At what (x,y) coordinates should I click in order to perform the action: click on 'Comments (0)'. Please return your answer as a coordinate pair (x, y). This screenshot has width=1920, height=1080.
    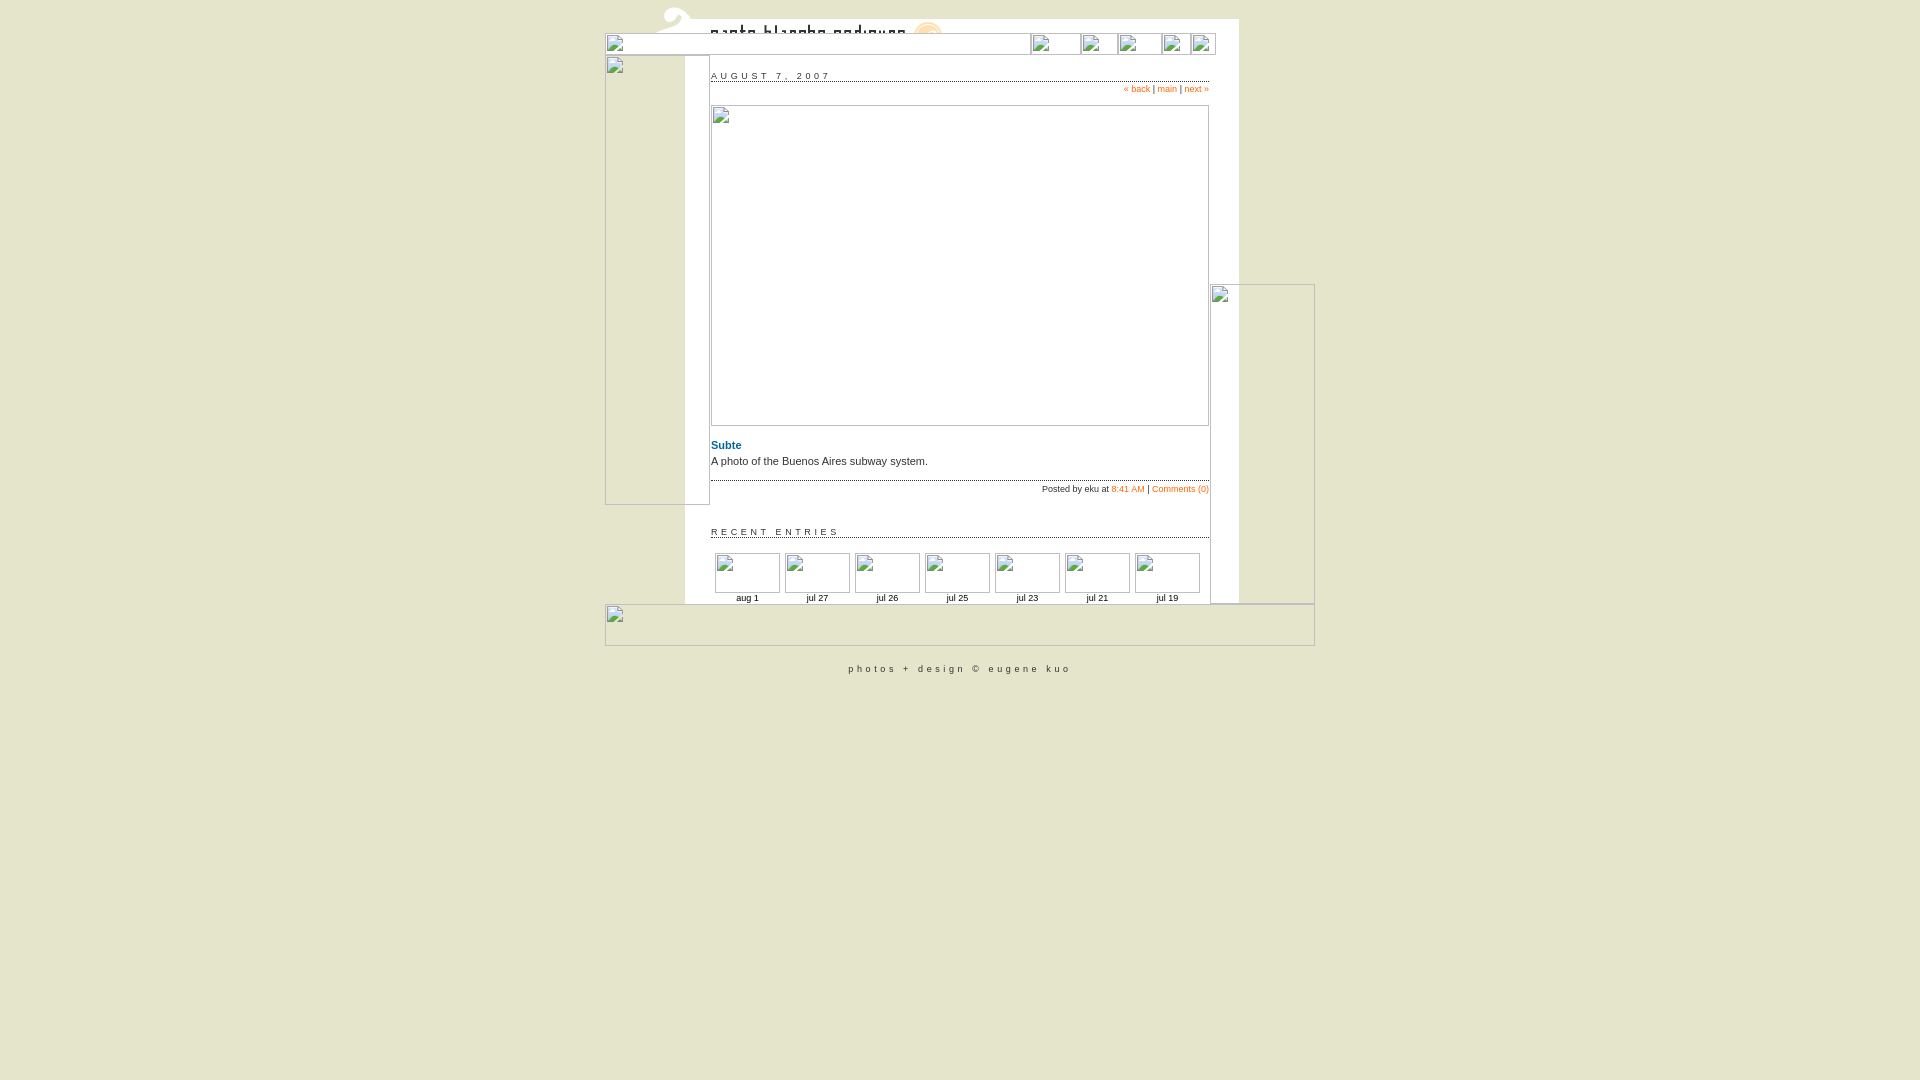
    Looking at the image, I should click on (1180, 489).